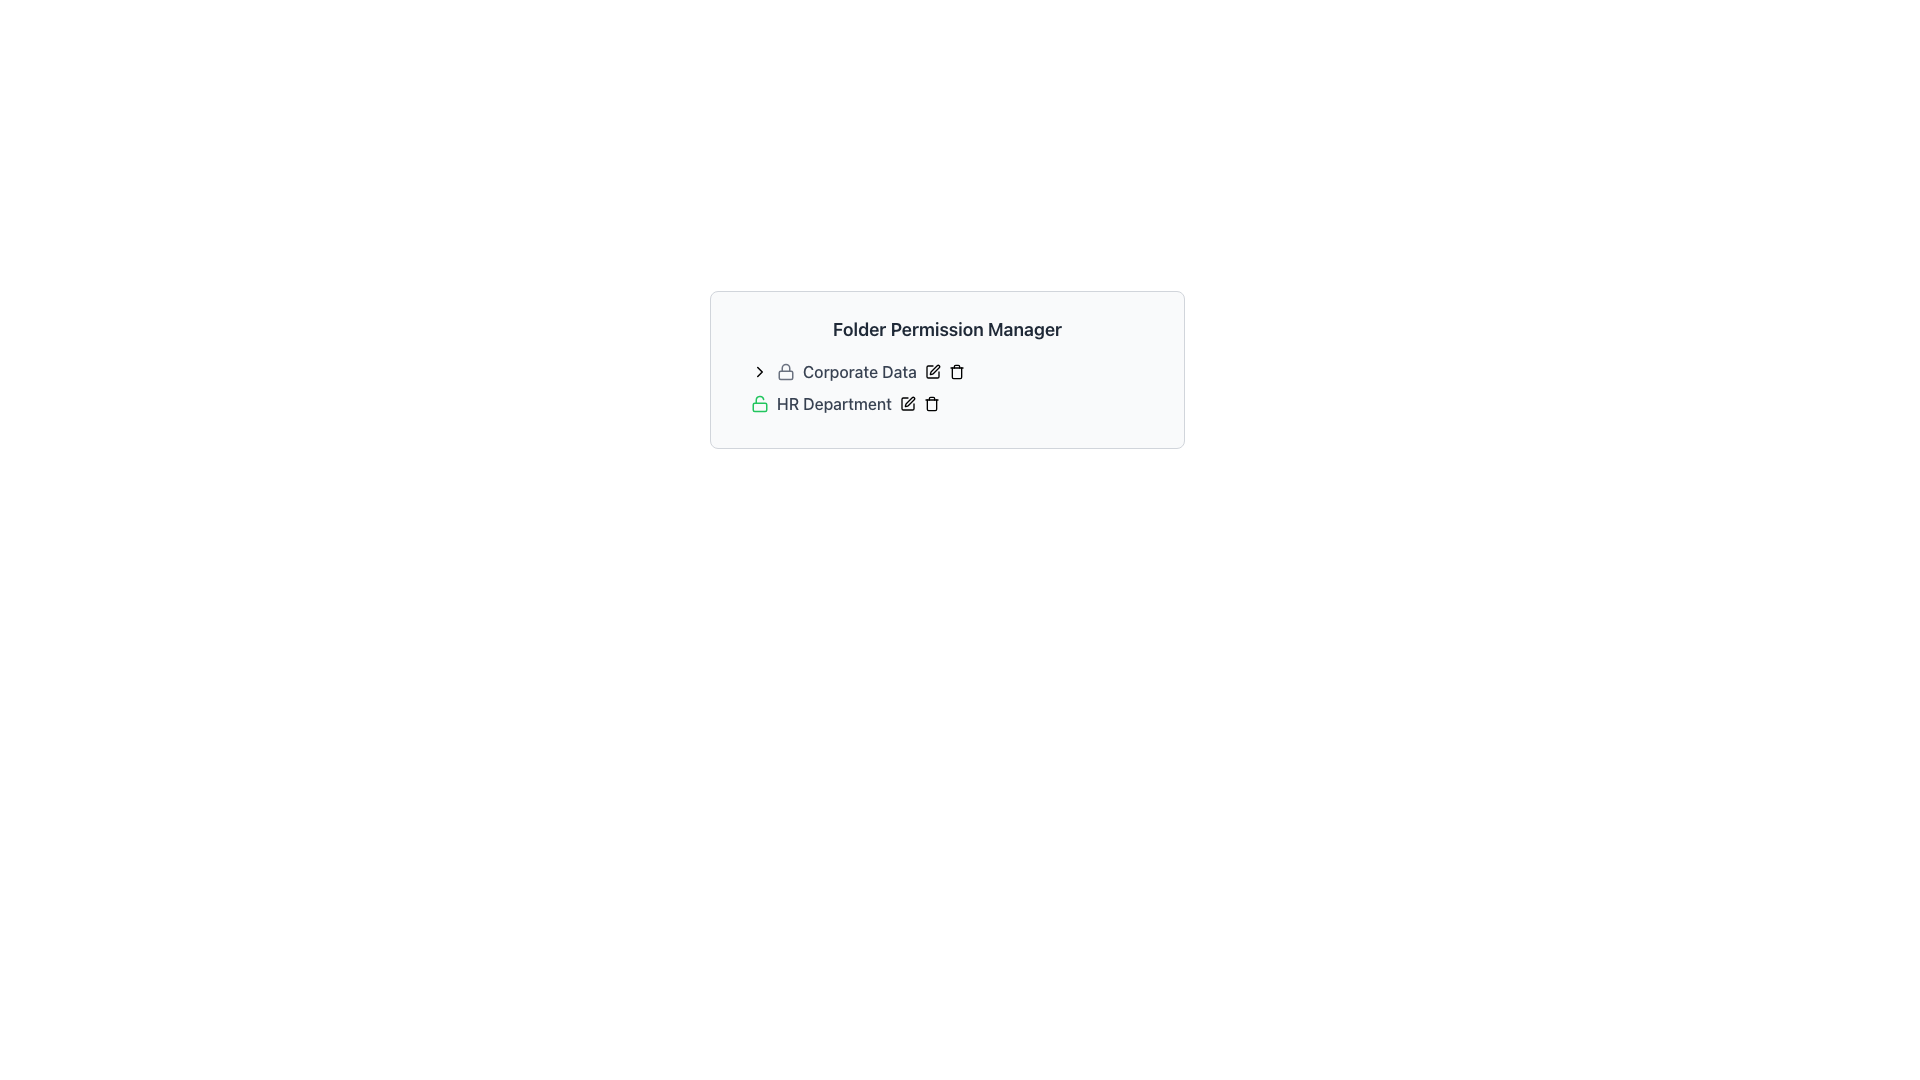 The width and height of the screenshot is (1920, 1080). I want to click on the icon depicting a square outline with a pen inside, located adjacent to the 'Corporate Data' text, so click(931, 371).